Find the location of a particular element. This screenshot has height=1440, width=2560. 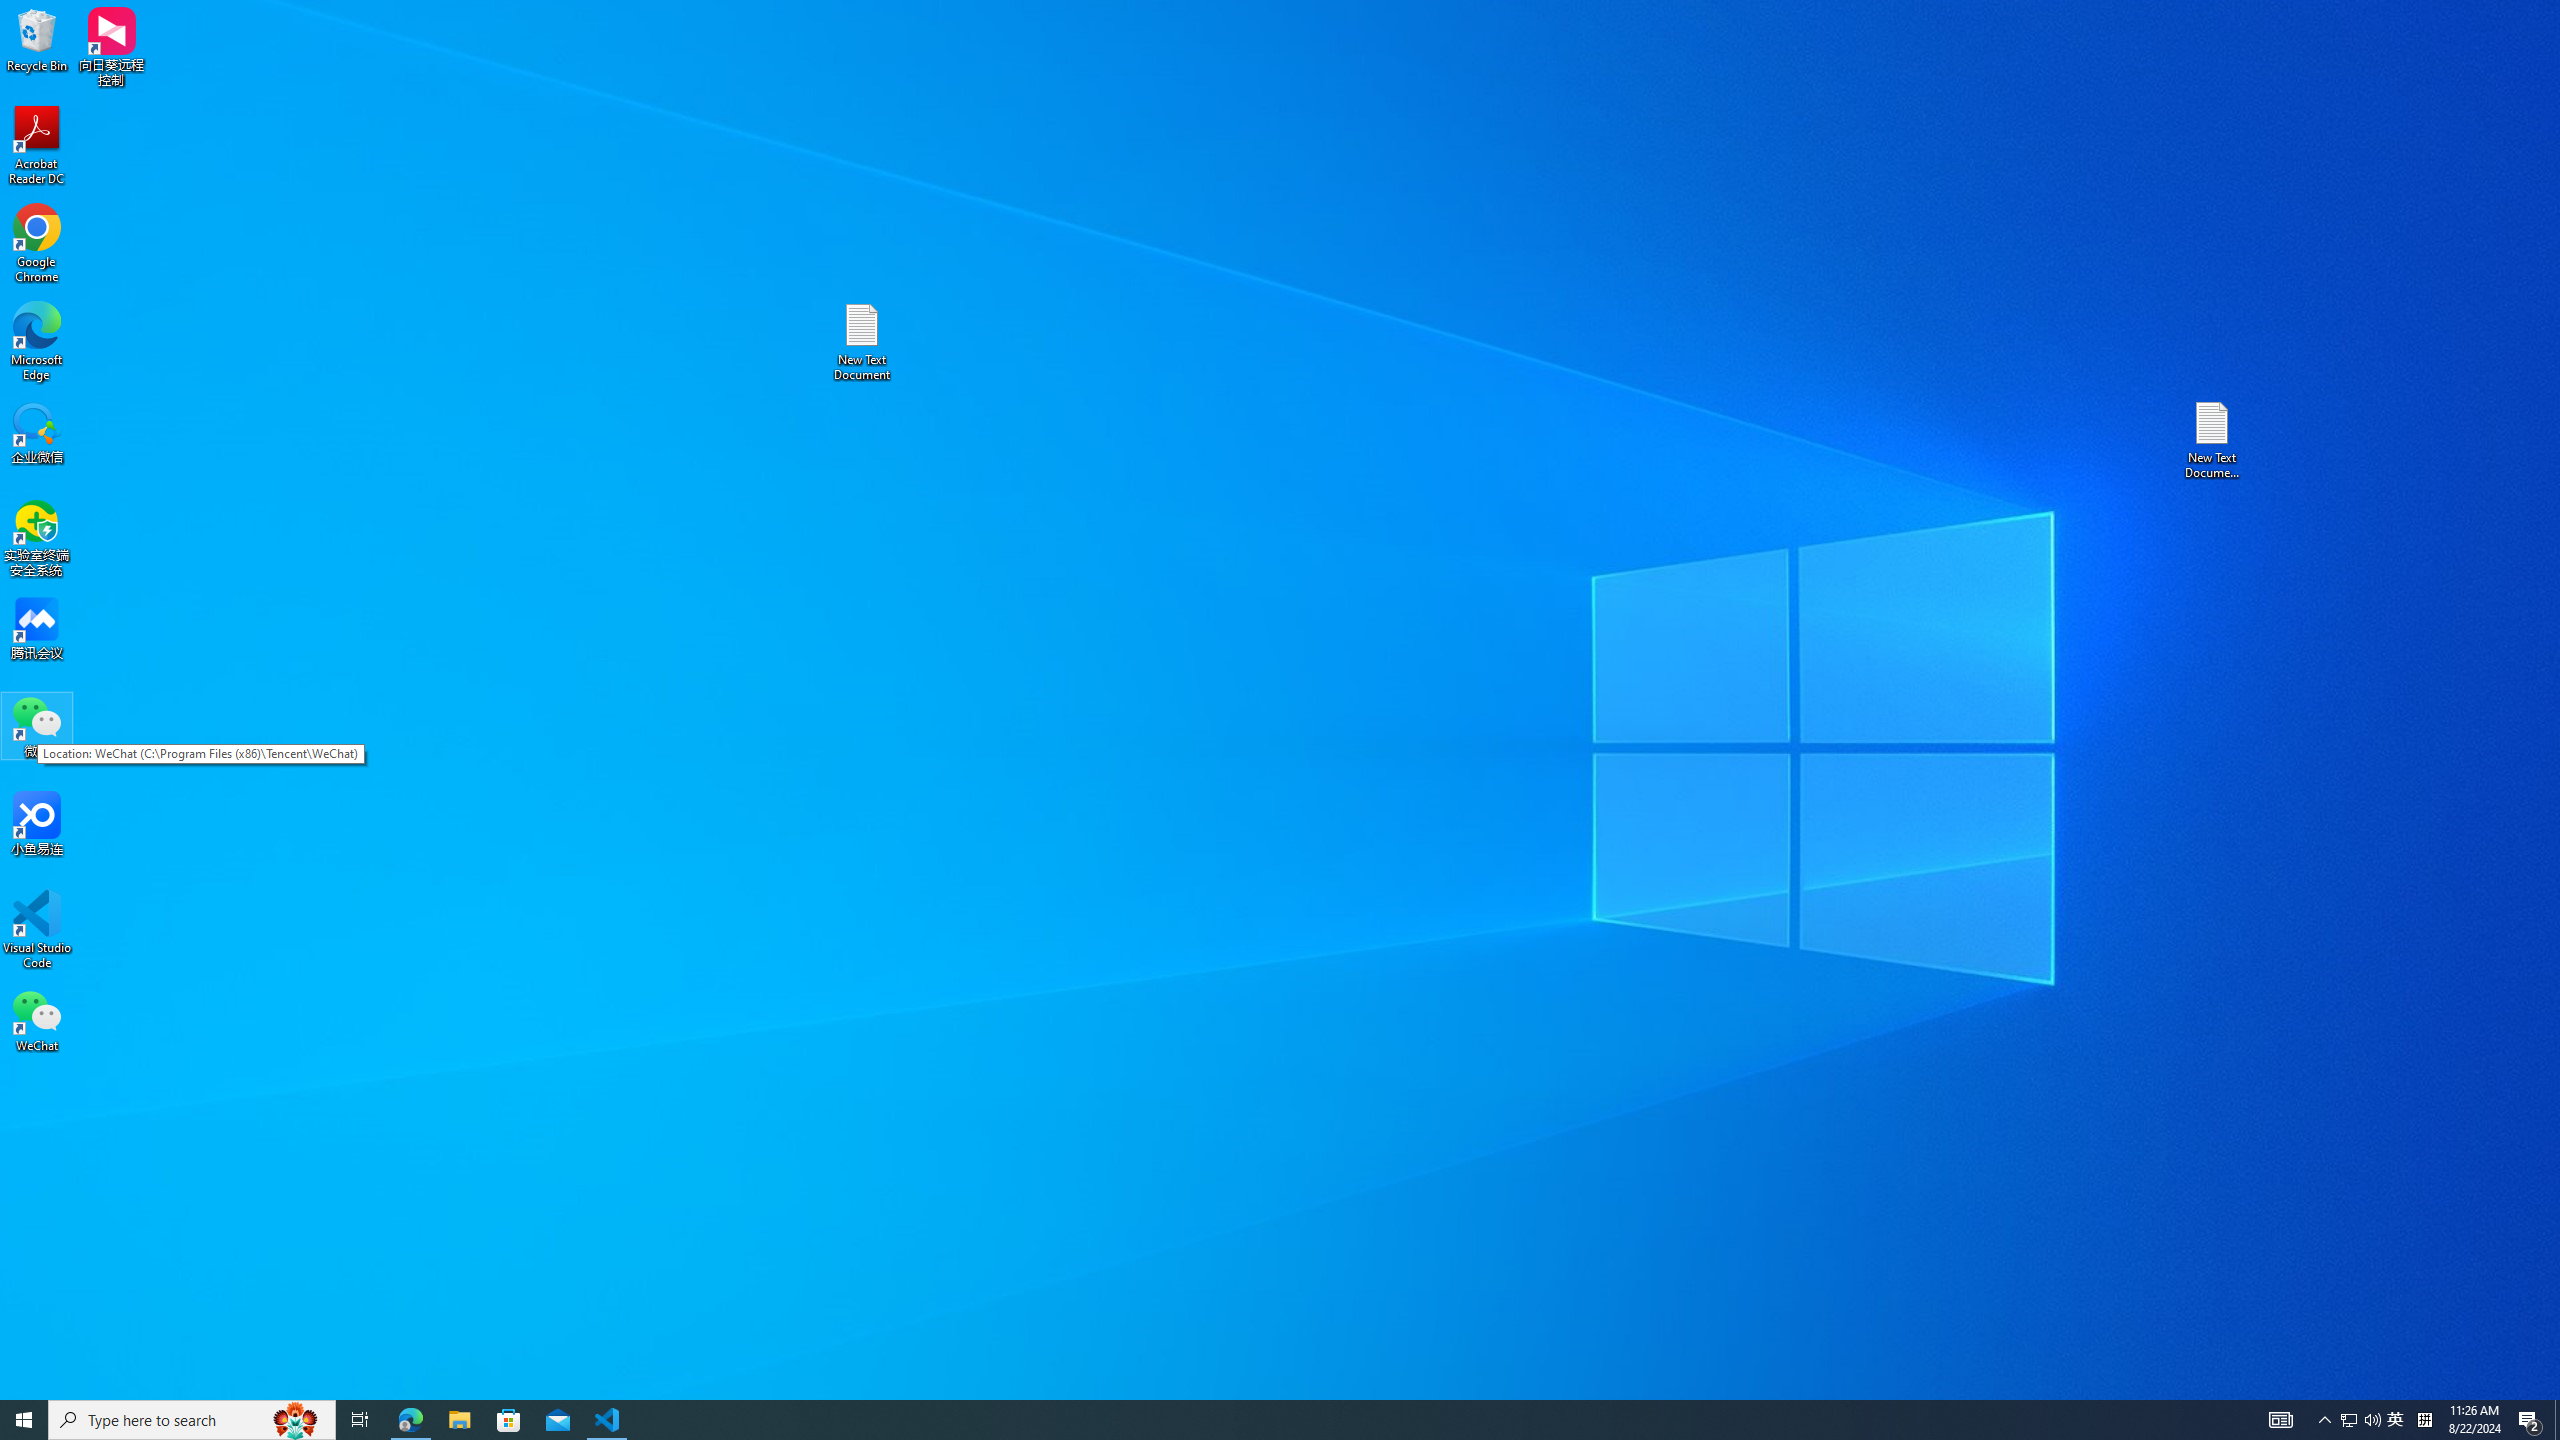

'Type here to search' is located at coordinates (191, 1418).